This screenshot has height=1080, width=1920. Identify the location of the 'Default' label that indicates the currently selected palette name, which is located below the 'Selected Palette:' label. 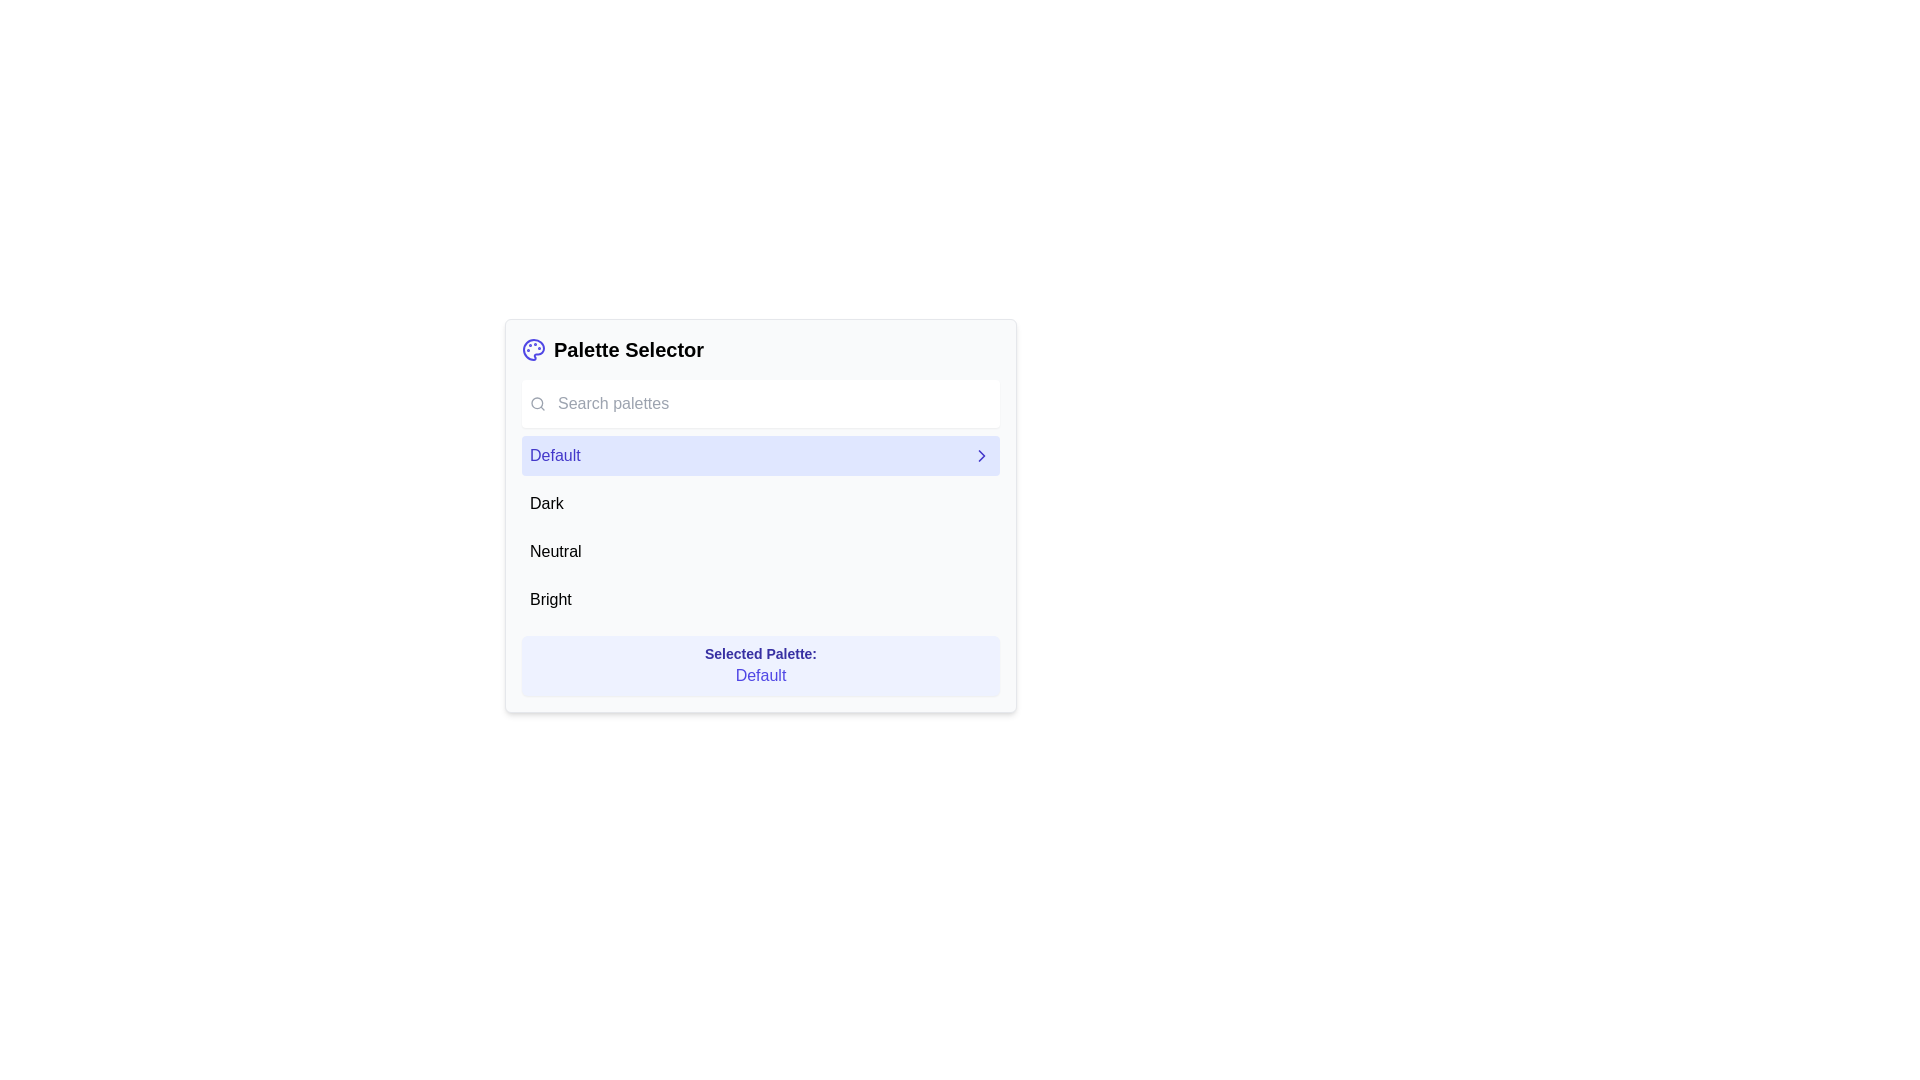
(760, 675).